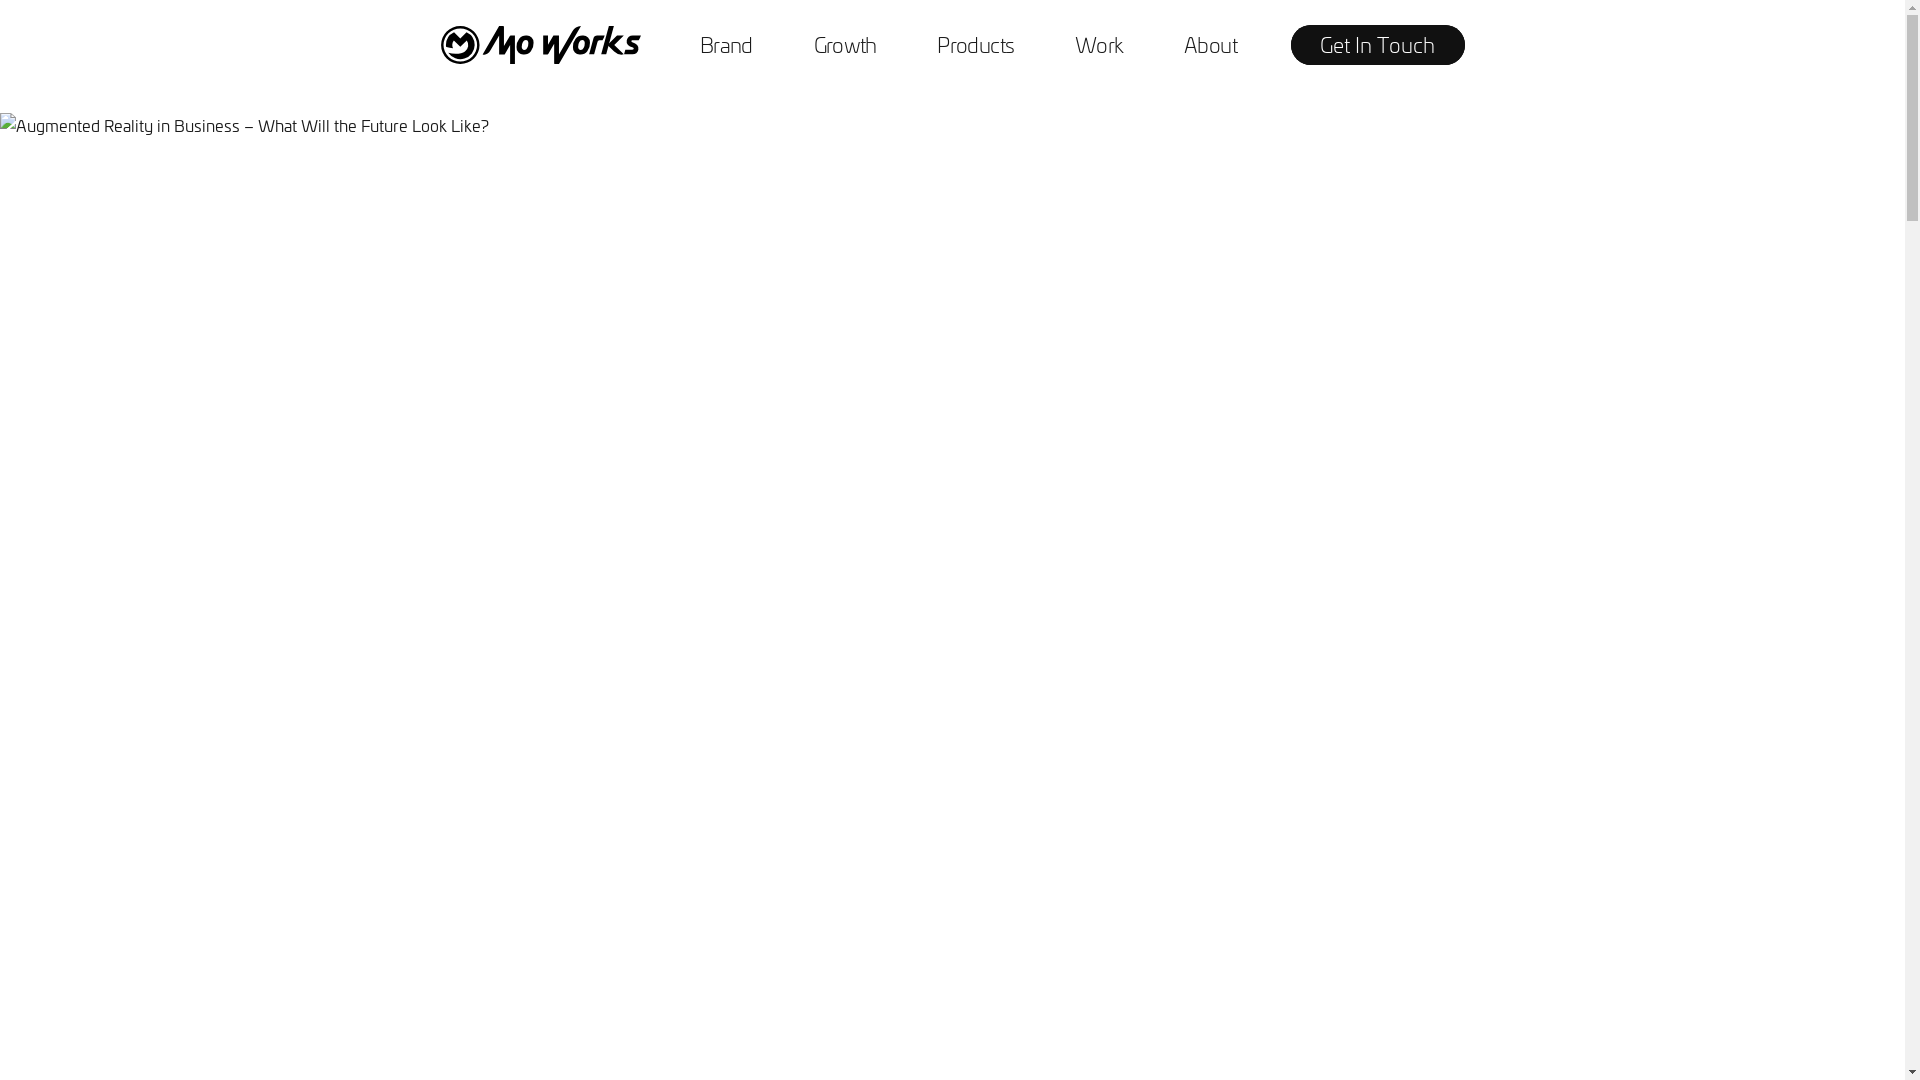  What do you see at coordinates (1376, 45) in the screenshot?
I see `'Get In Touch'` at bounding box center [1376, 45].